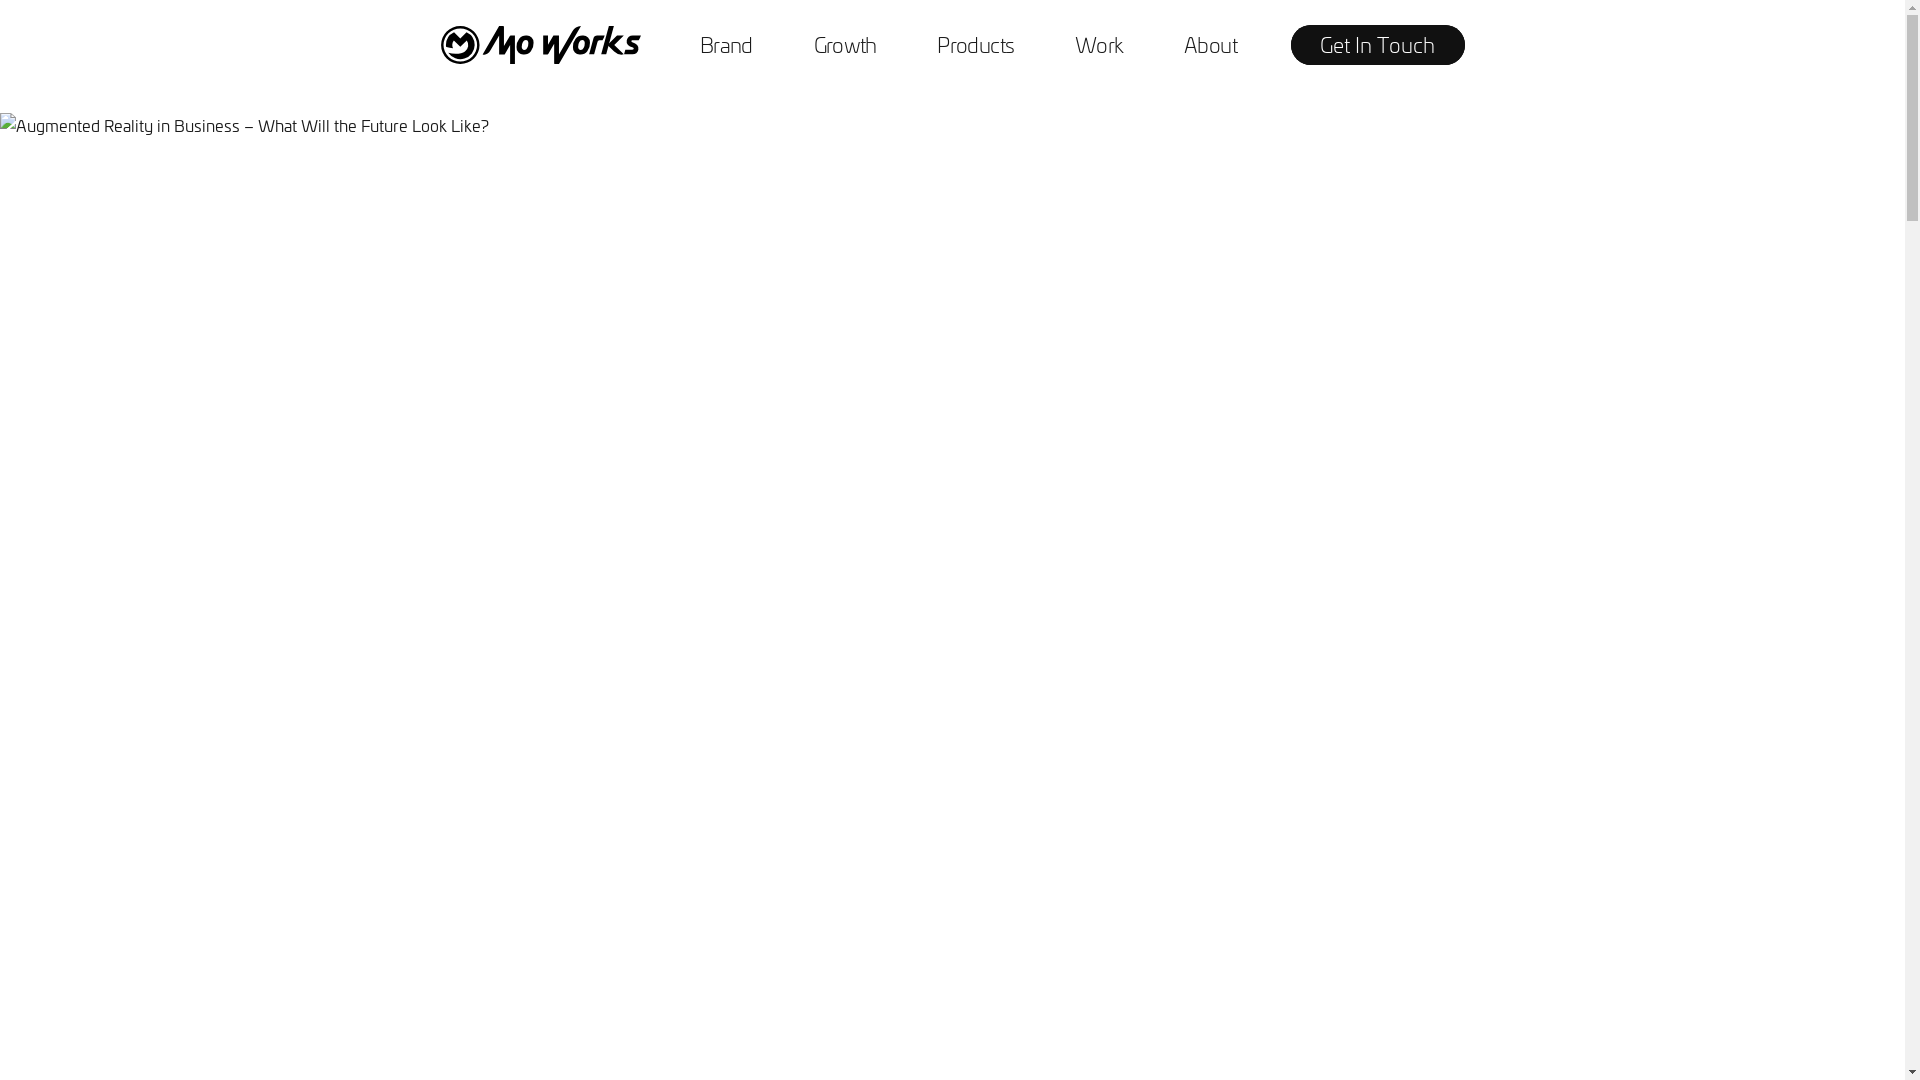  What do you see at coordinates (1376, 45) in the screenshot?
I see `'Get In Touch'` at bounding box center [1376, 45].